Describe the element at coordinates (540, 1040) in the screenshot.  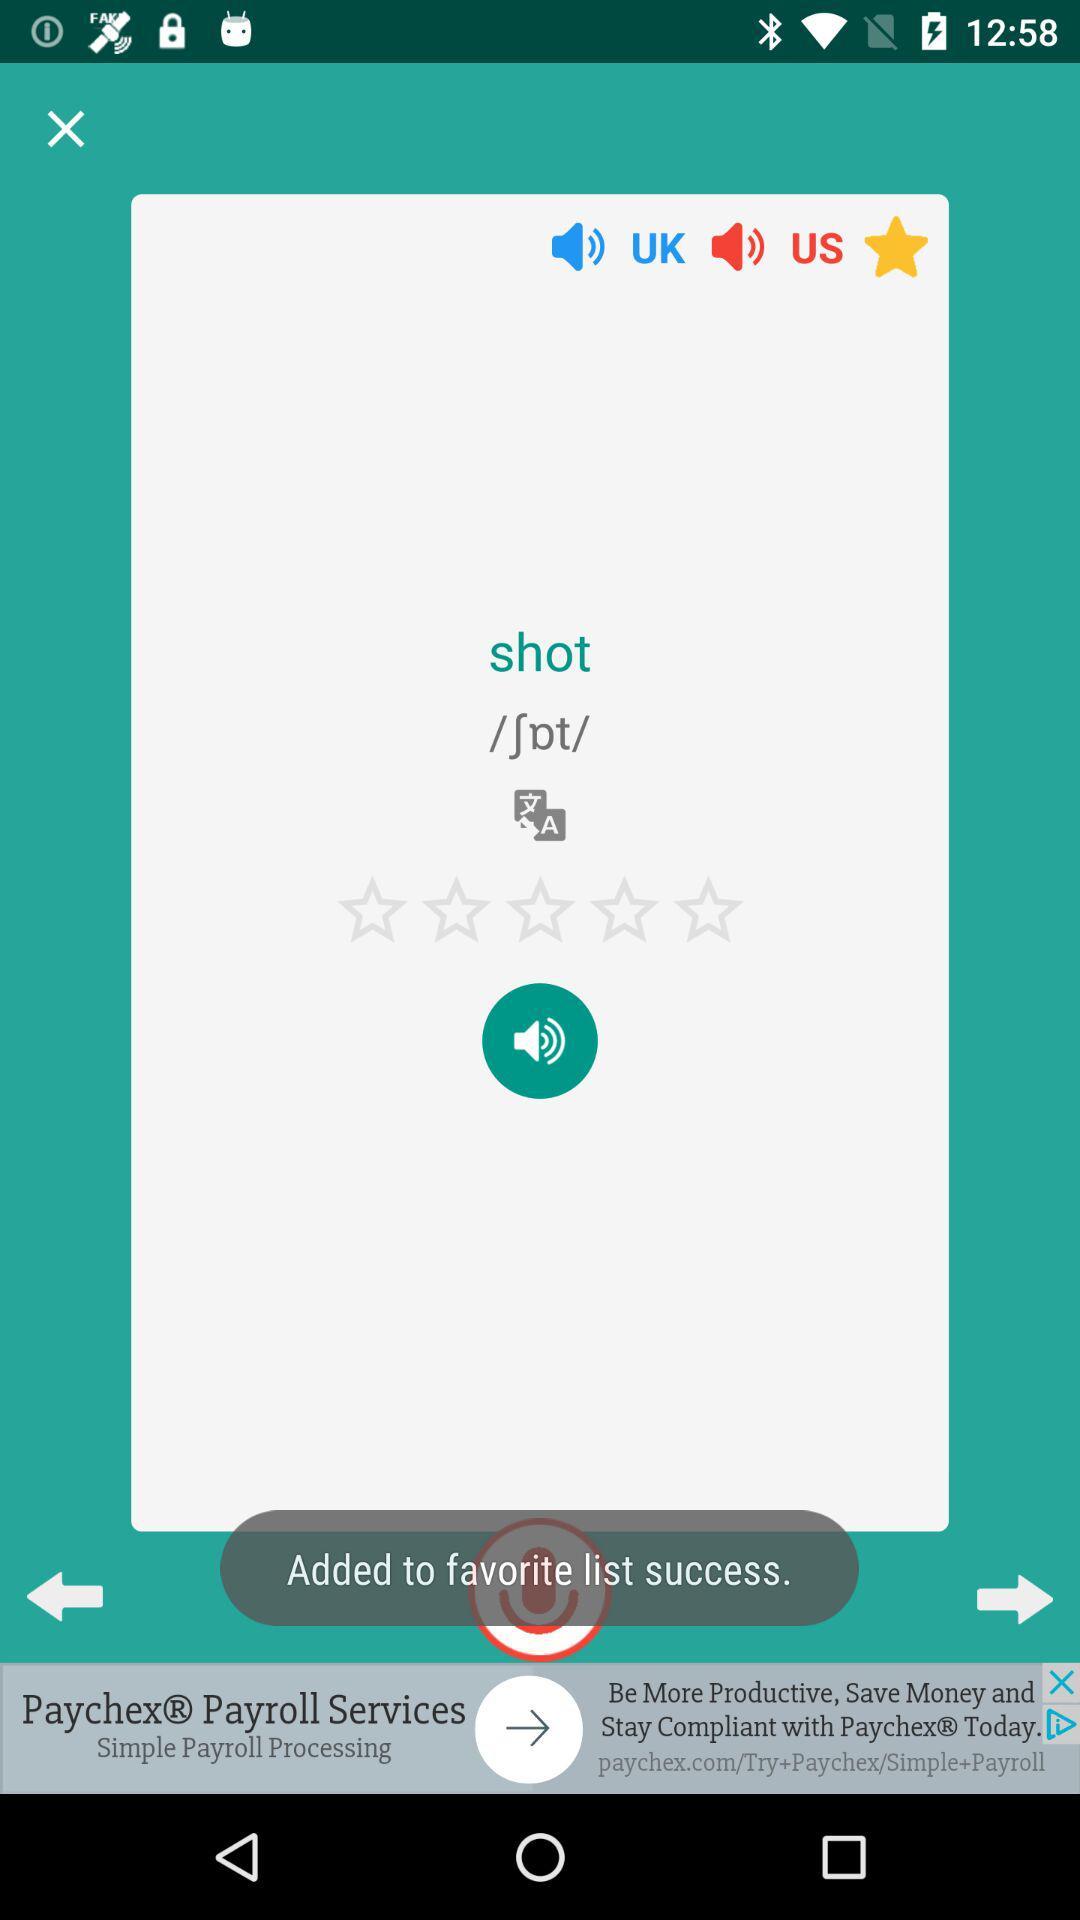
I see `audio` at that location.